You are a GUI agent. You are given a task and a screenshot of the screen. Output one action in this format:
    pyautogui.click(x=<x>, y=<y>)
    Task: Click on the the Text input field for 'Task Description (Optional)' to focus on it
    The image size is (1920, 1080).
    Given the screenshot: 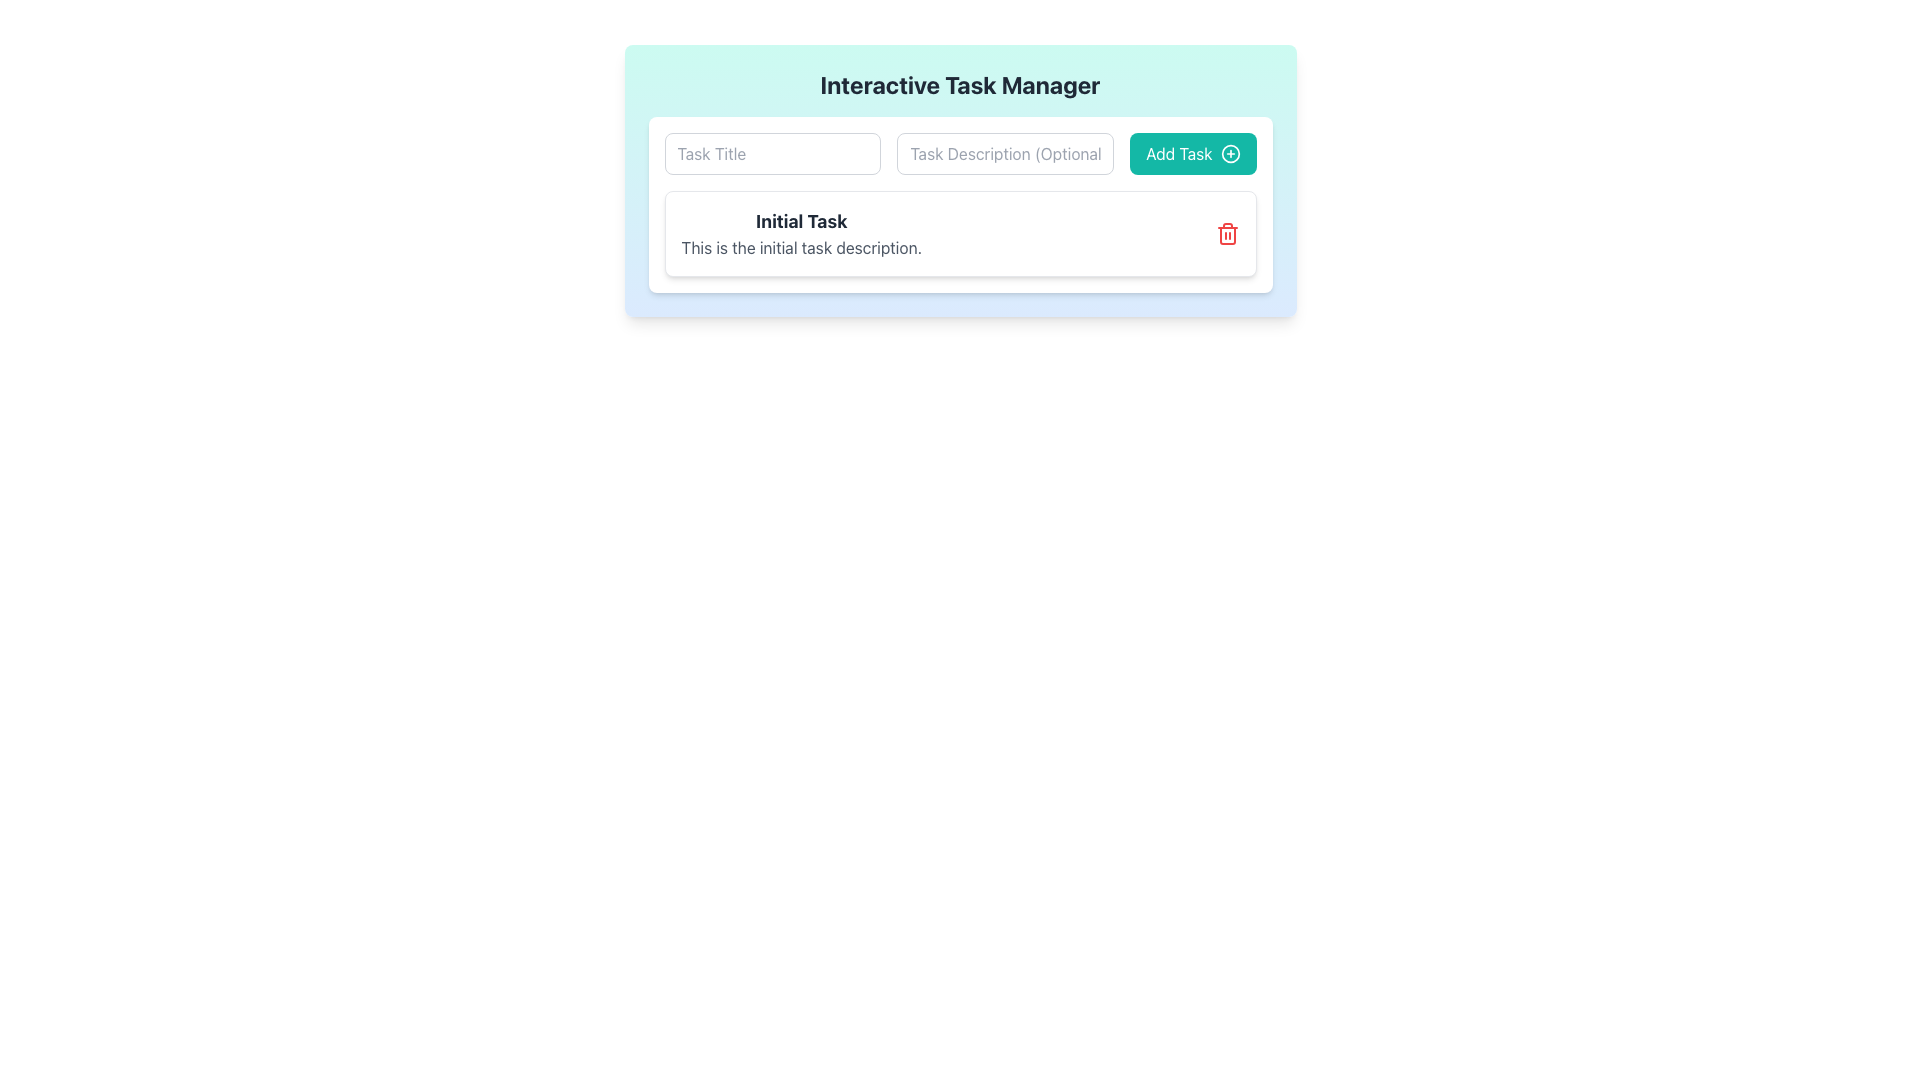 What is the action you would take?
    pyautogui.click(x=1005, y=153)
    